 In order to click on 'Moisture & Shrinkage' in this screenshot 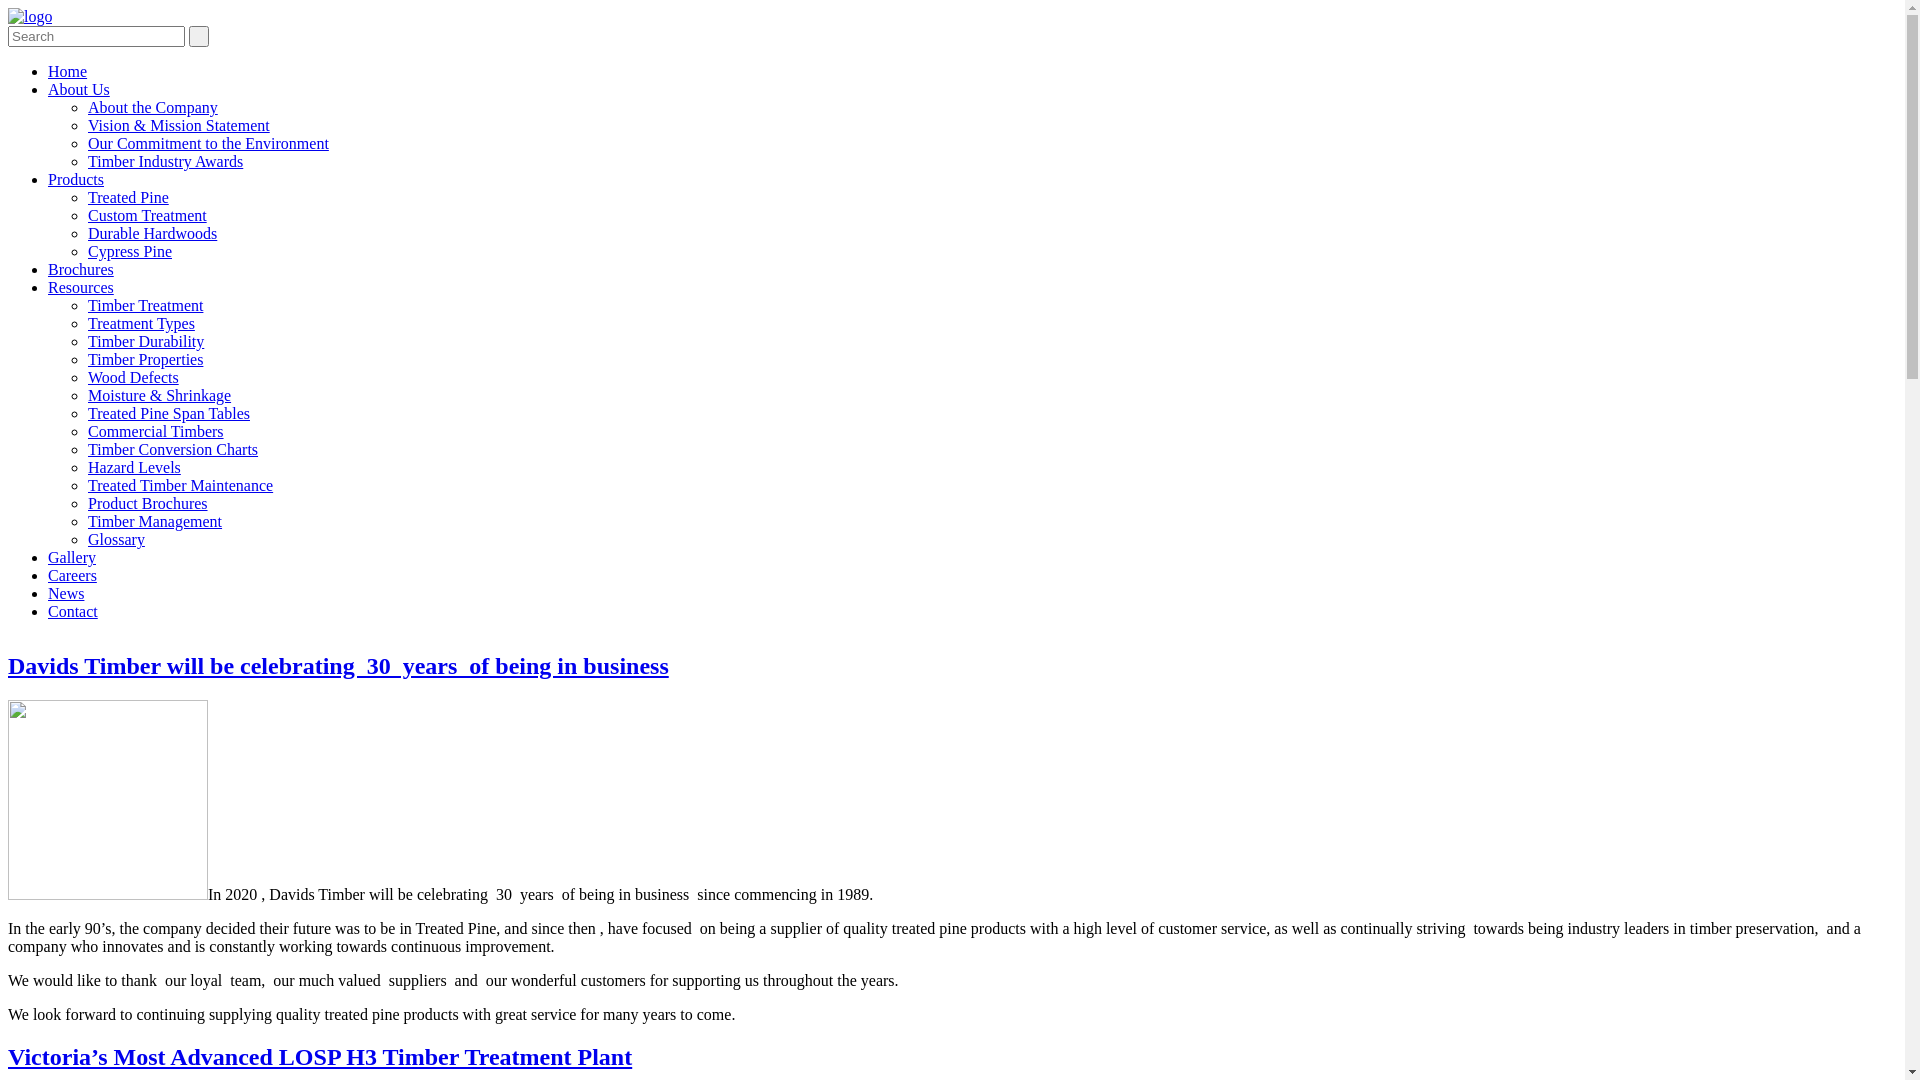, I will do `click(158, 395)`.